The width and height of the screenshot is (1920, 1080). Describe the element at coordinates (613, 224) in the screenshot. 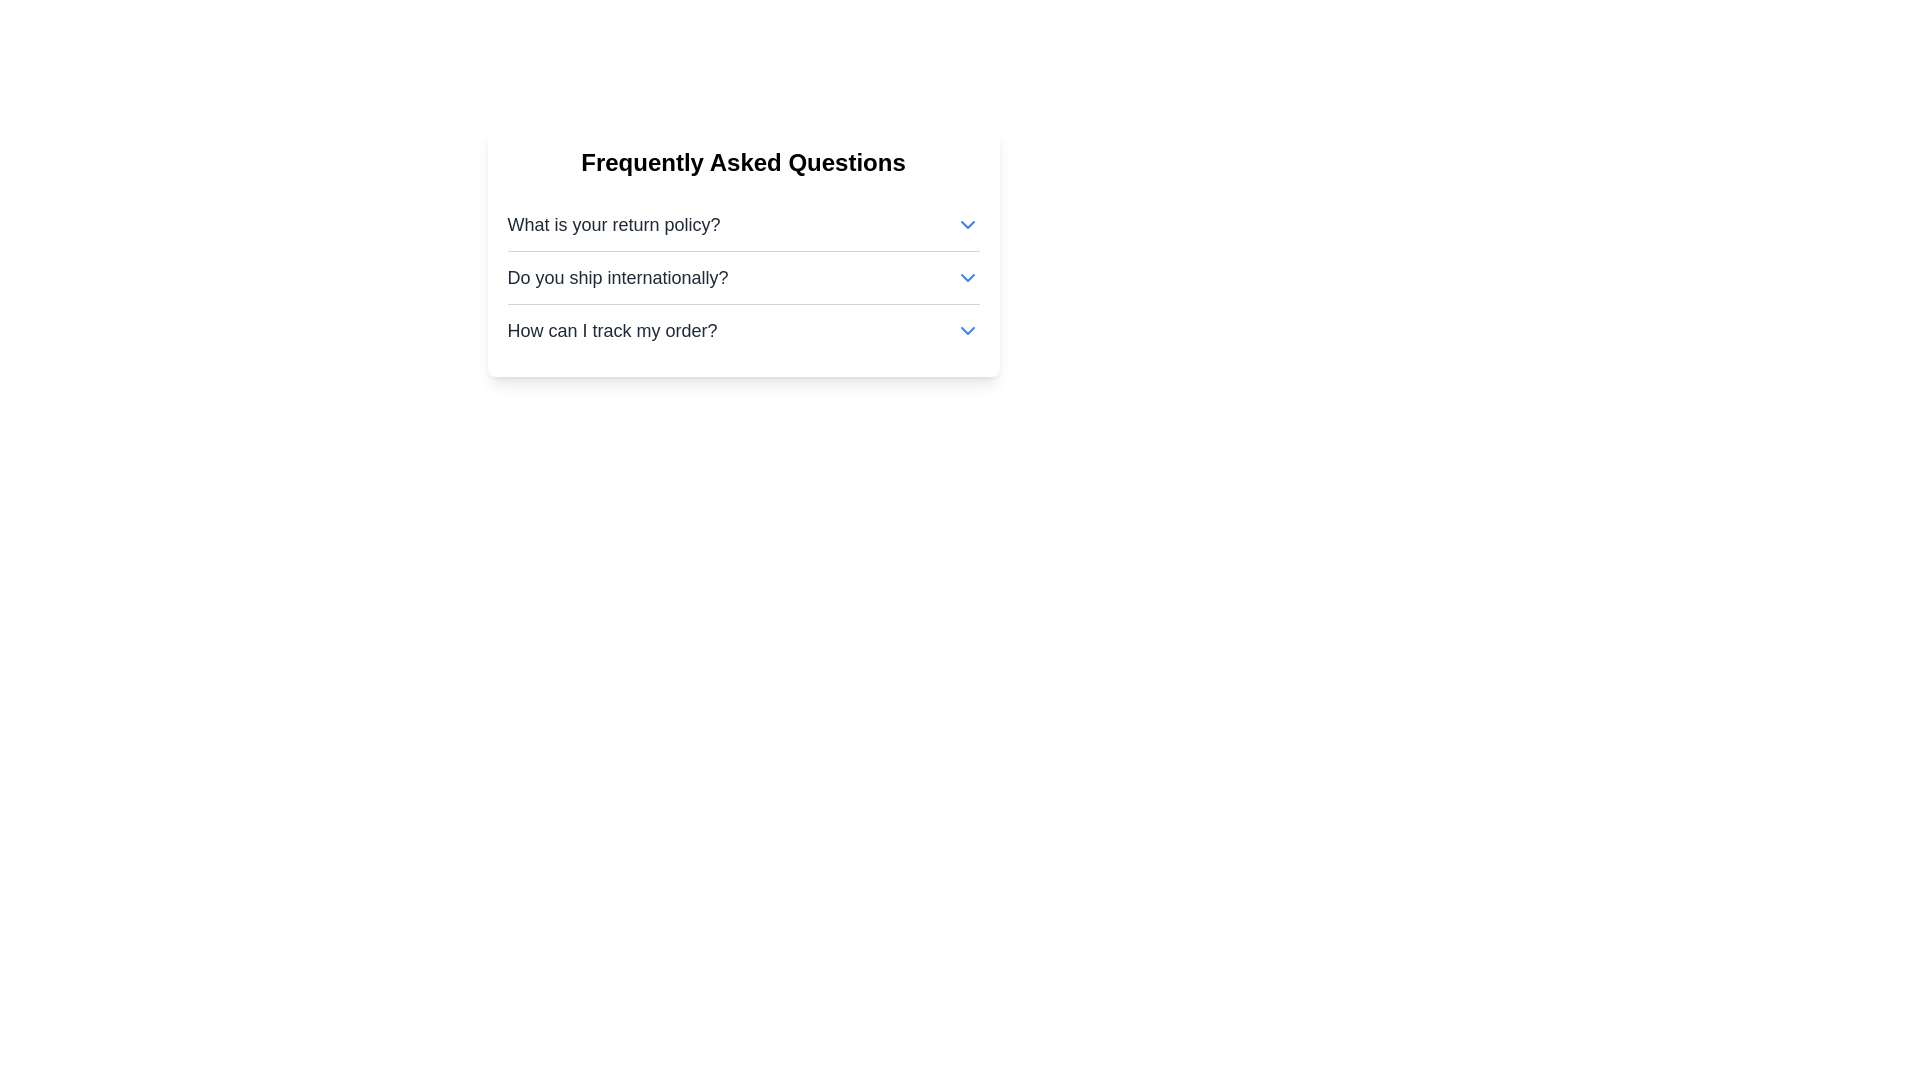

I see `the text label that says 'What is your return policy?' located in the first position of the FAQ list` at that location.